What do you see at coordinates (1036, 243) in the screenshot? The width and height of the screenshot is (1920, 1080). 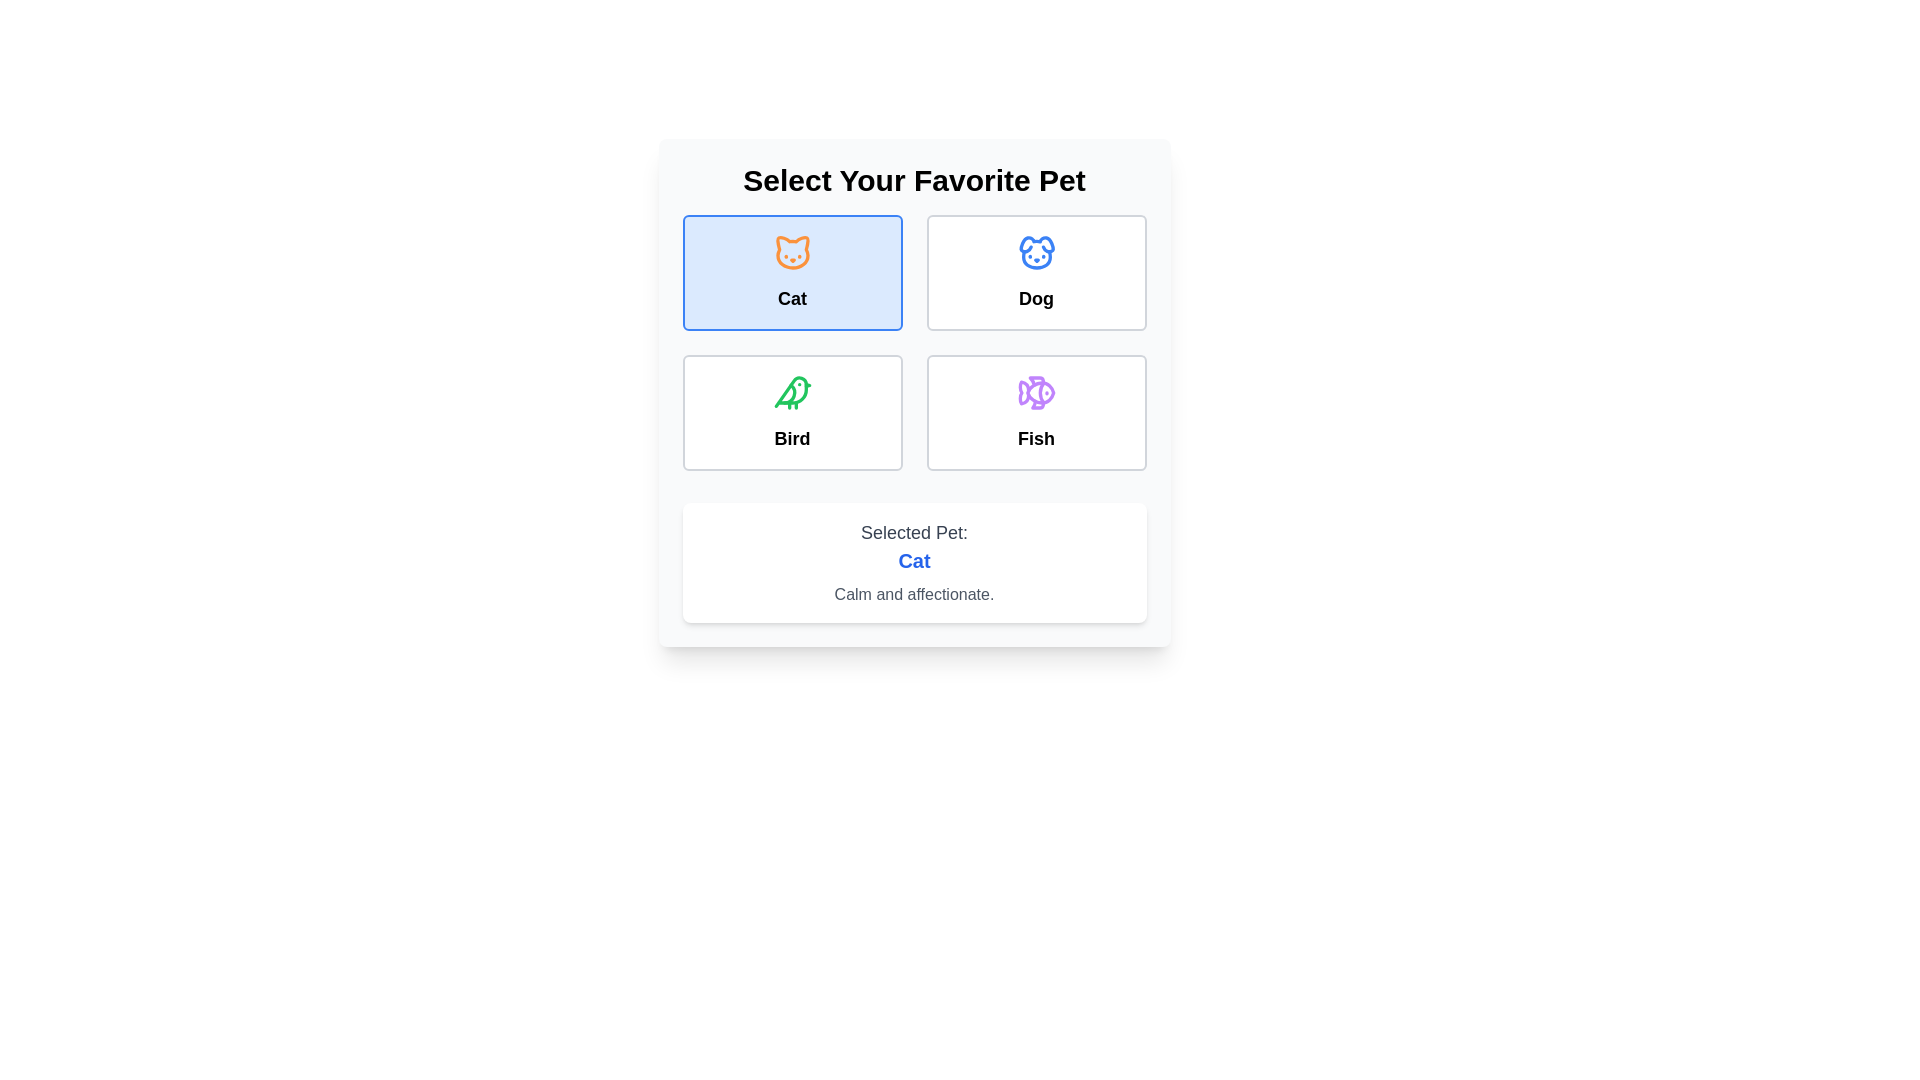 I see `the stylized dog icon located in the top-right quadrant of the 2x2 grid` at bounding box center [1036, 243].